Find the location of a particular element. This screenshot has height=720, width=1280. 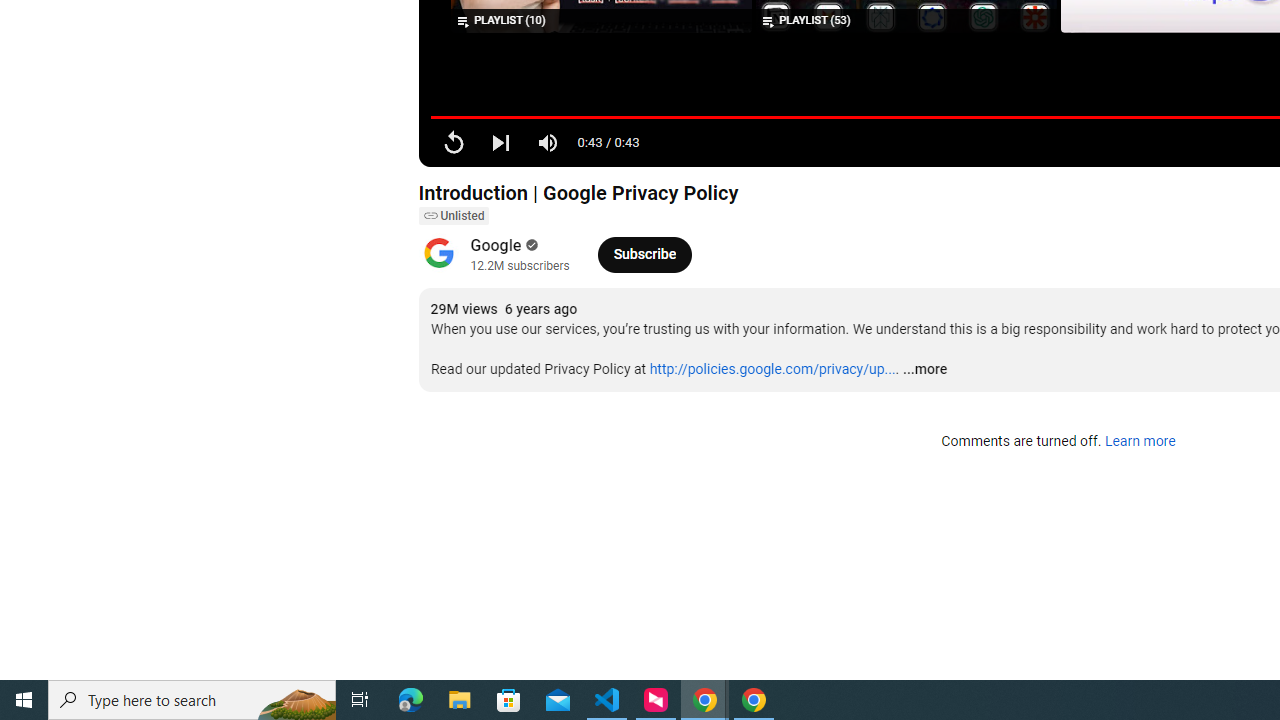

'Unlisted' is located at coordinates (452, 216).